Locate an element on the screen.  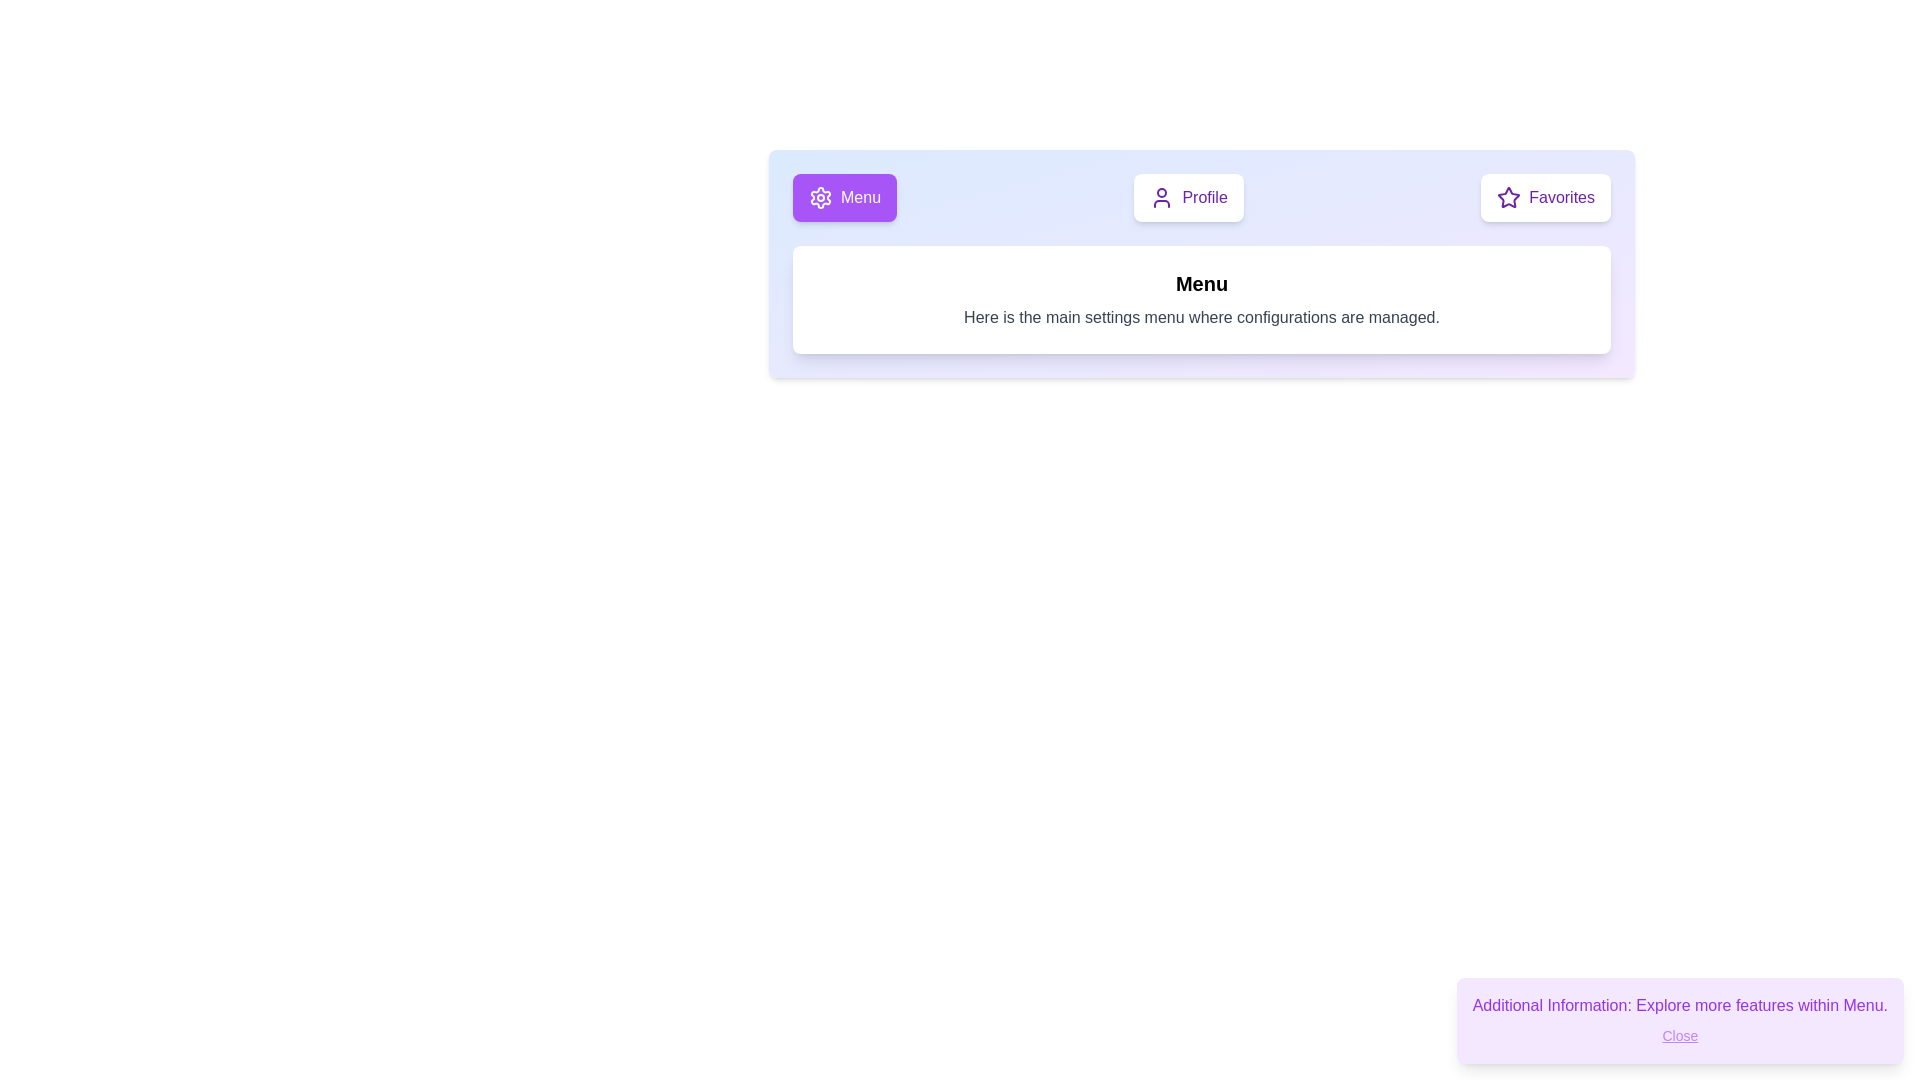
the informational box with a white background and rounded corners, titled 'Menu', located below the navigation bar is located at coordinates (1200, 300).